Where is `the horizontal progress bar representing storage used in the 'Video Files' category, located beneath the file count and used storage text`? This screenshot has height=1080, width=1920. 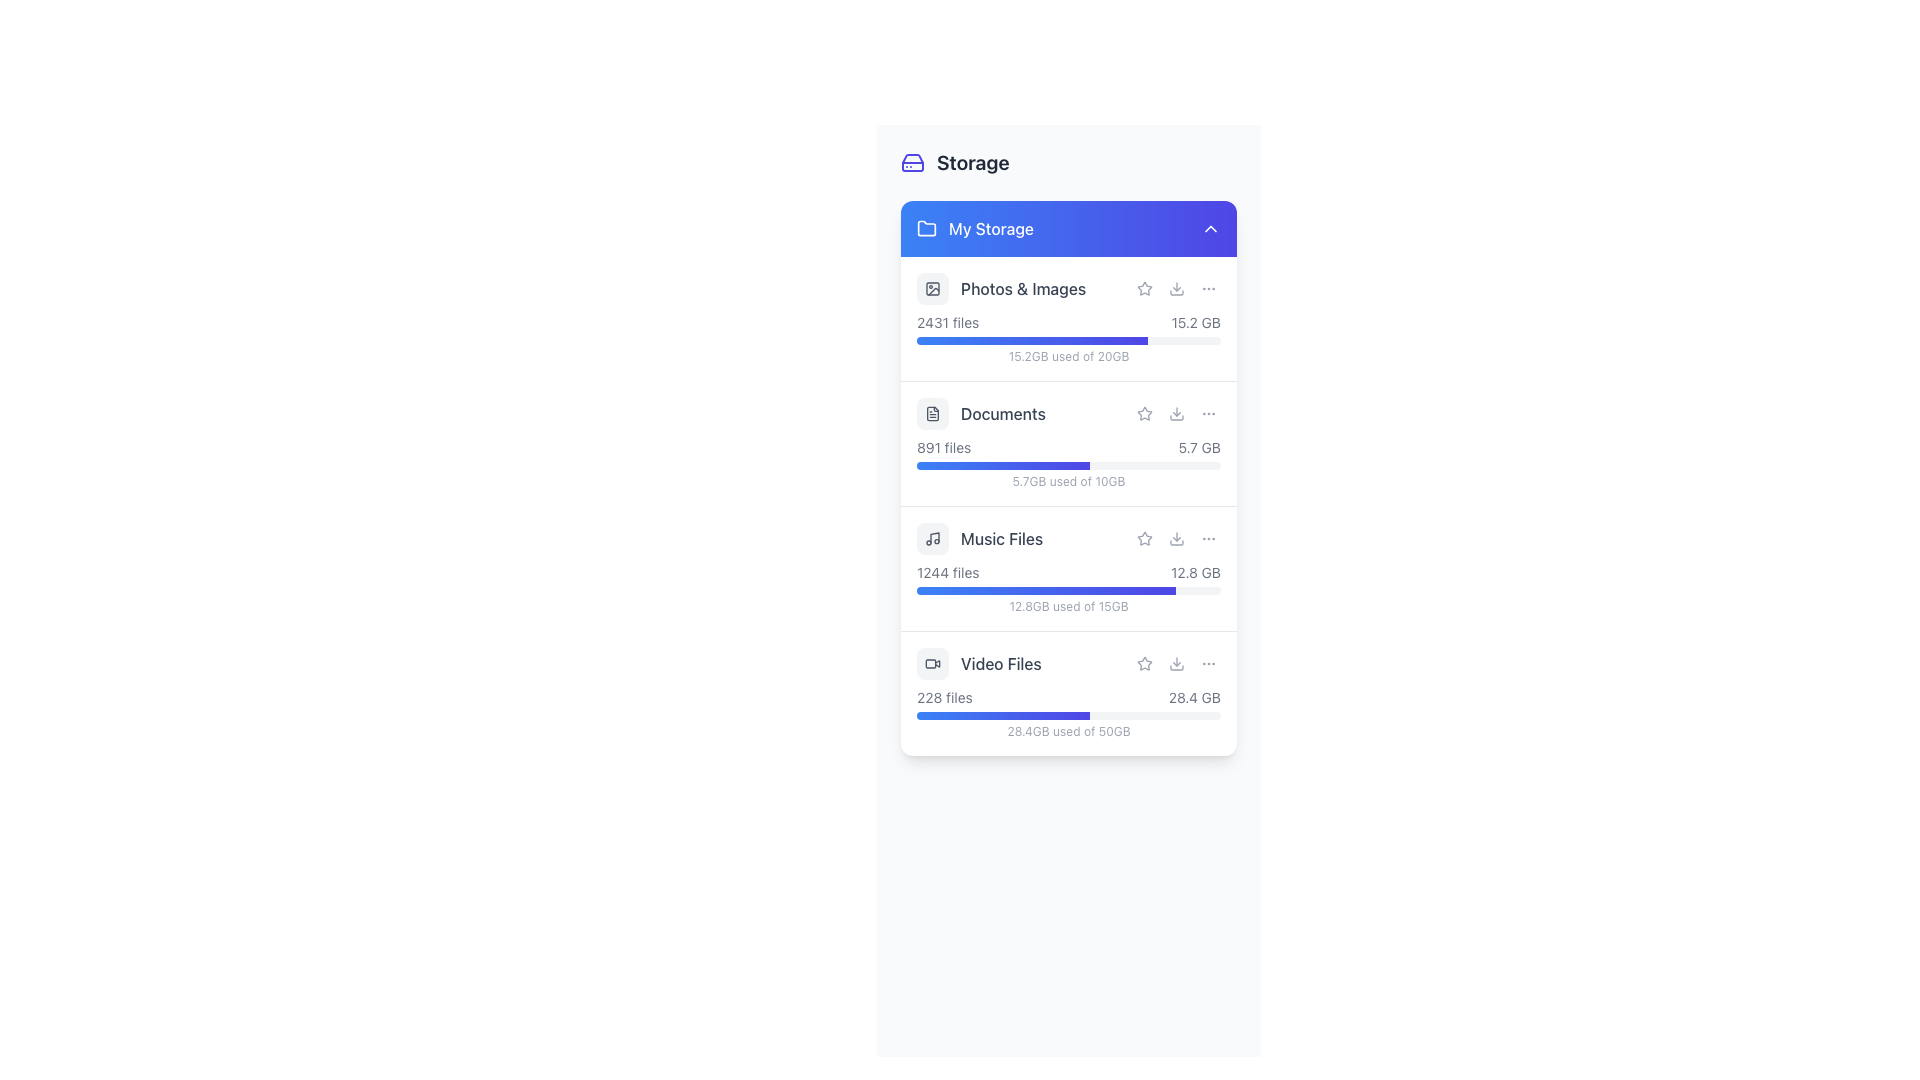
the horizontal progress bar representing storage used in the 'Video Files' category, located beneath the file count and used storage text is located at coordinates (1068, 712).